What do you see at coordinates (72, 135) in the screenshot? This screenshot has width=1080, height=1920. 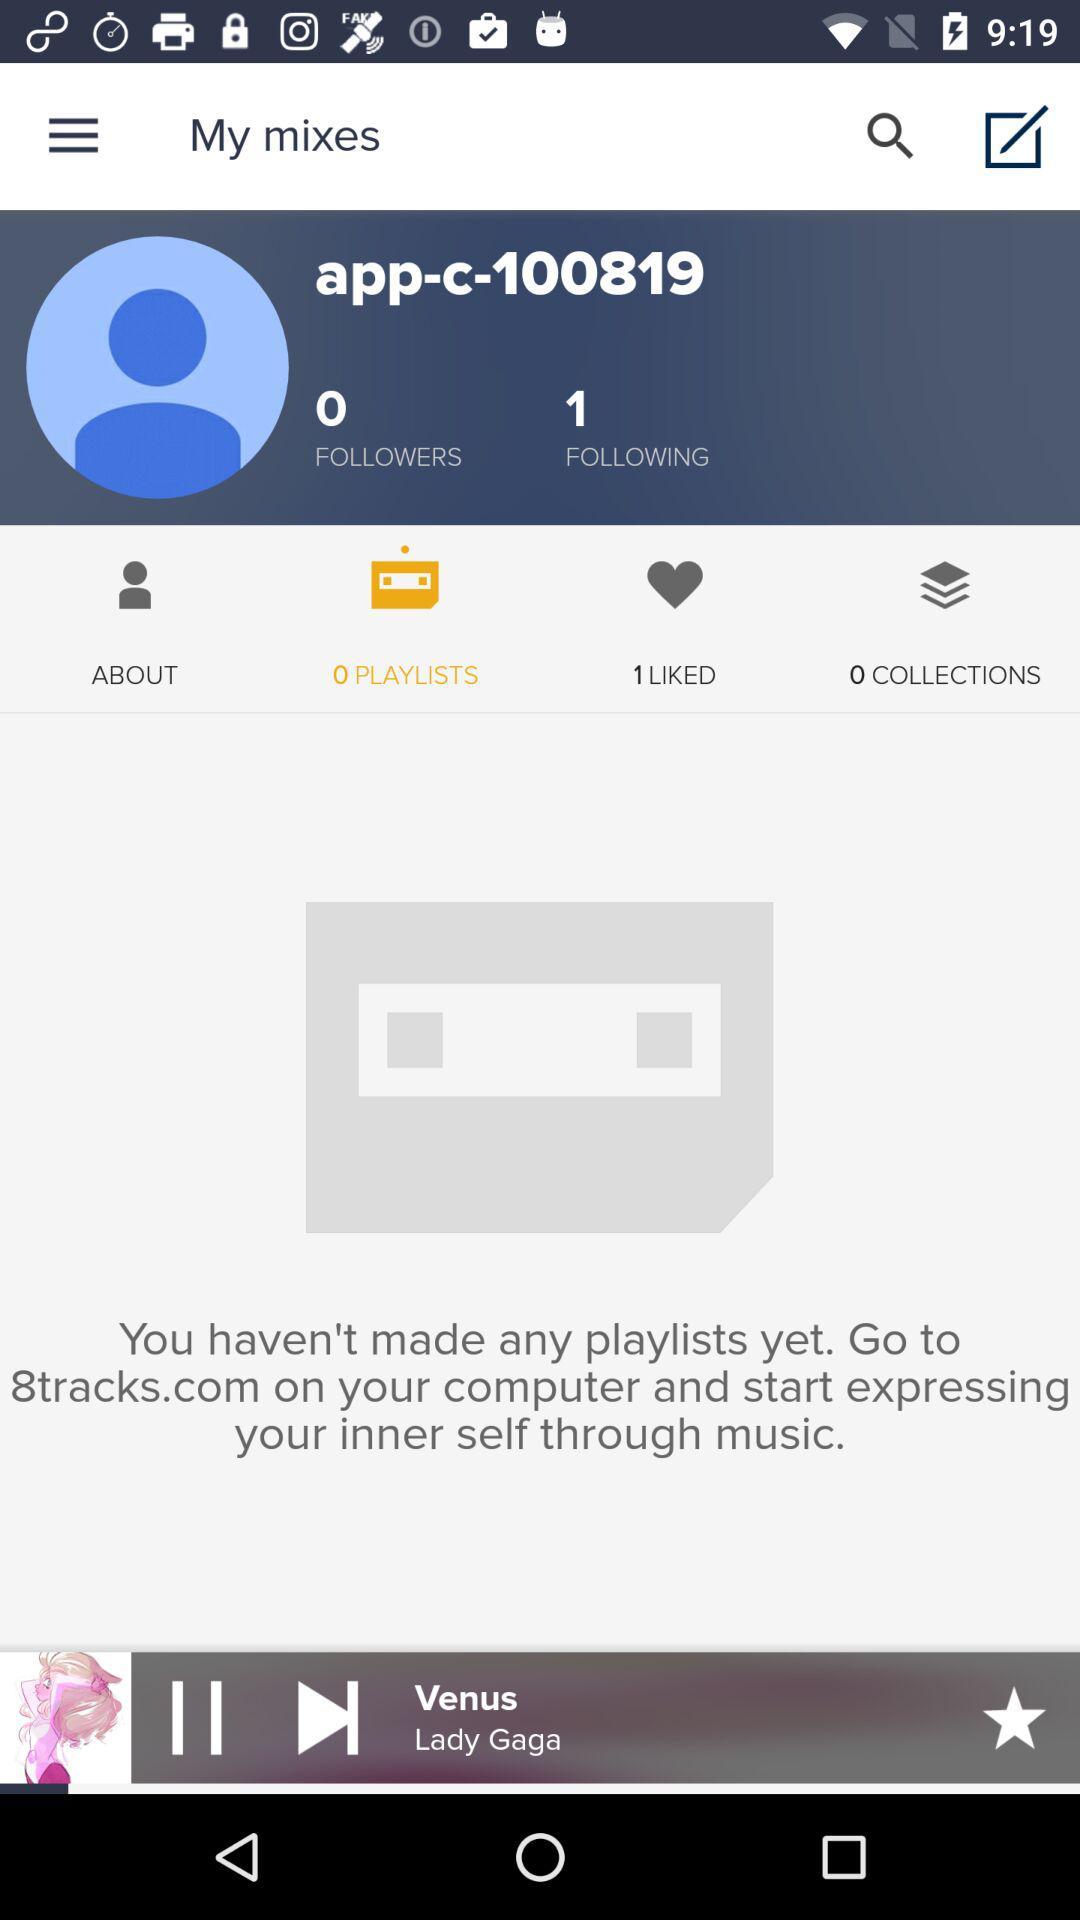 I see `the icon next to my mixes icon` at bounding box center [72, 135].